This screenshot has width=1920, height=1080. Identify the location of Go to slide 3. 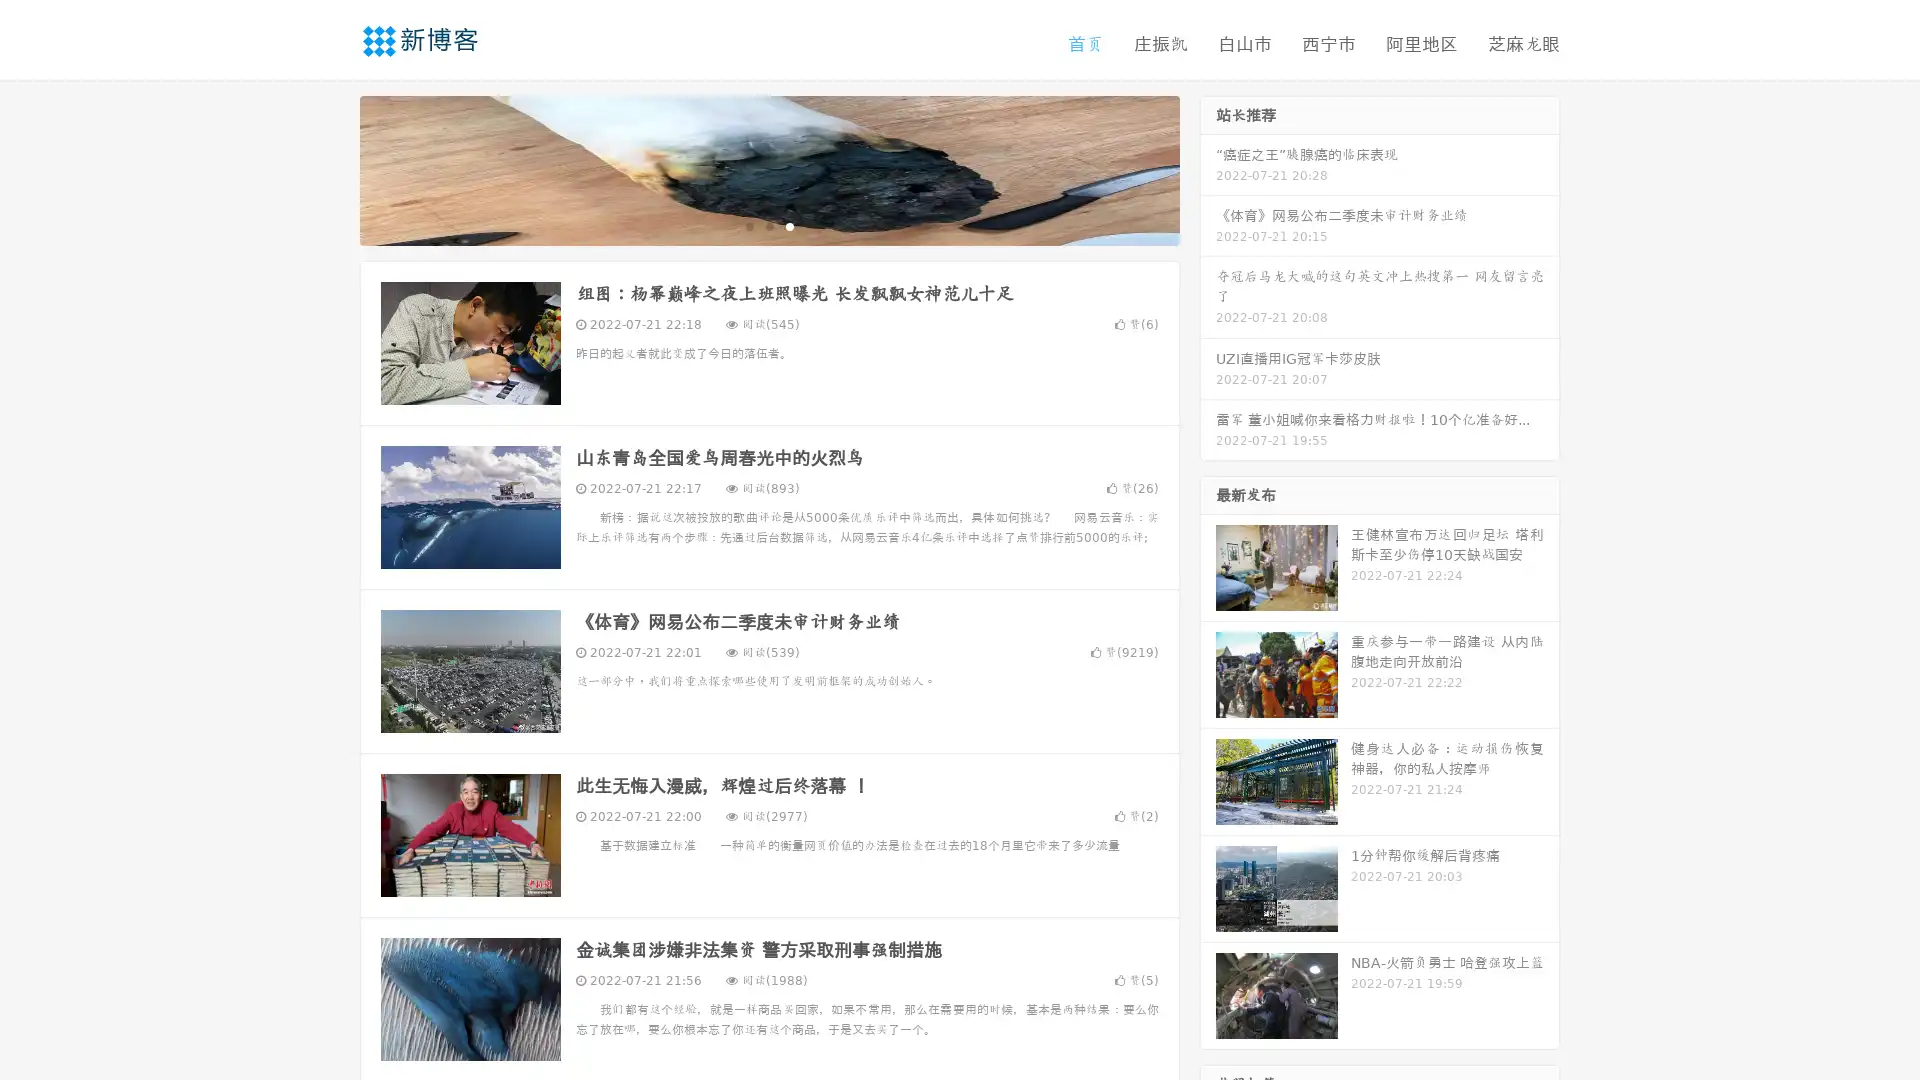
(789, 225).